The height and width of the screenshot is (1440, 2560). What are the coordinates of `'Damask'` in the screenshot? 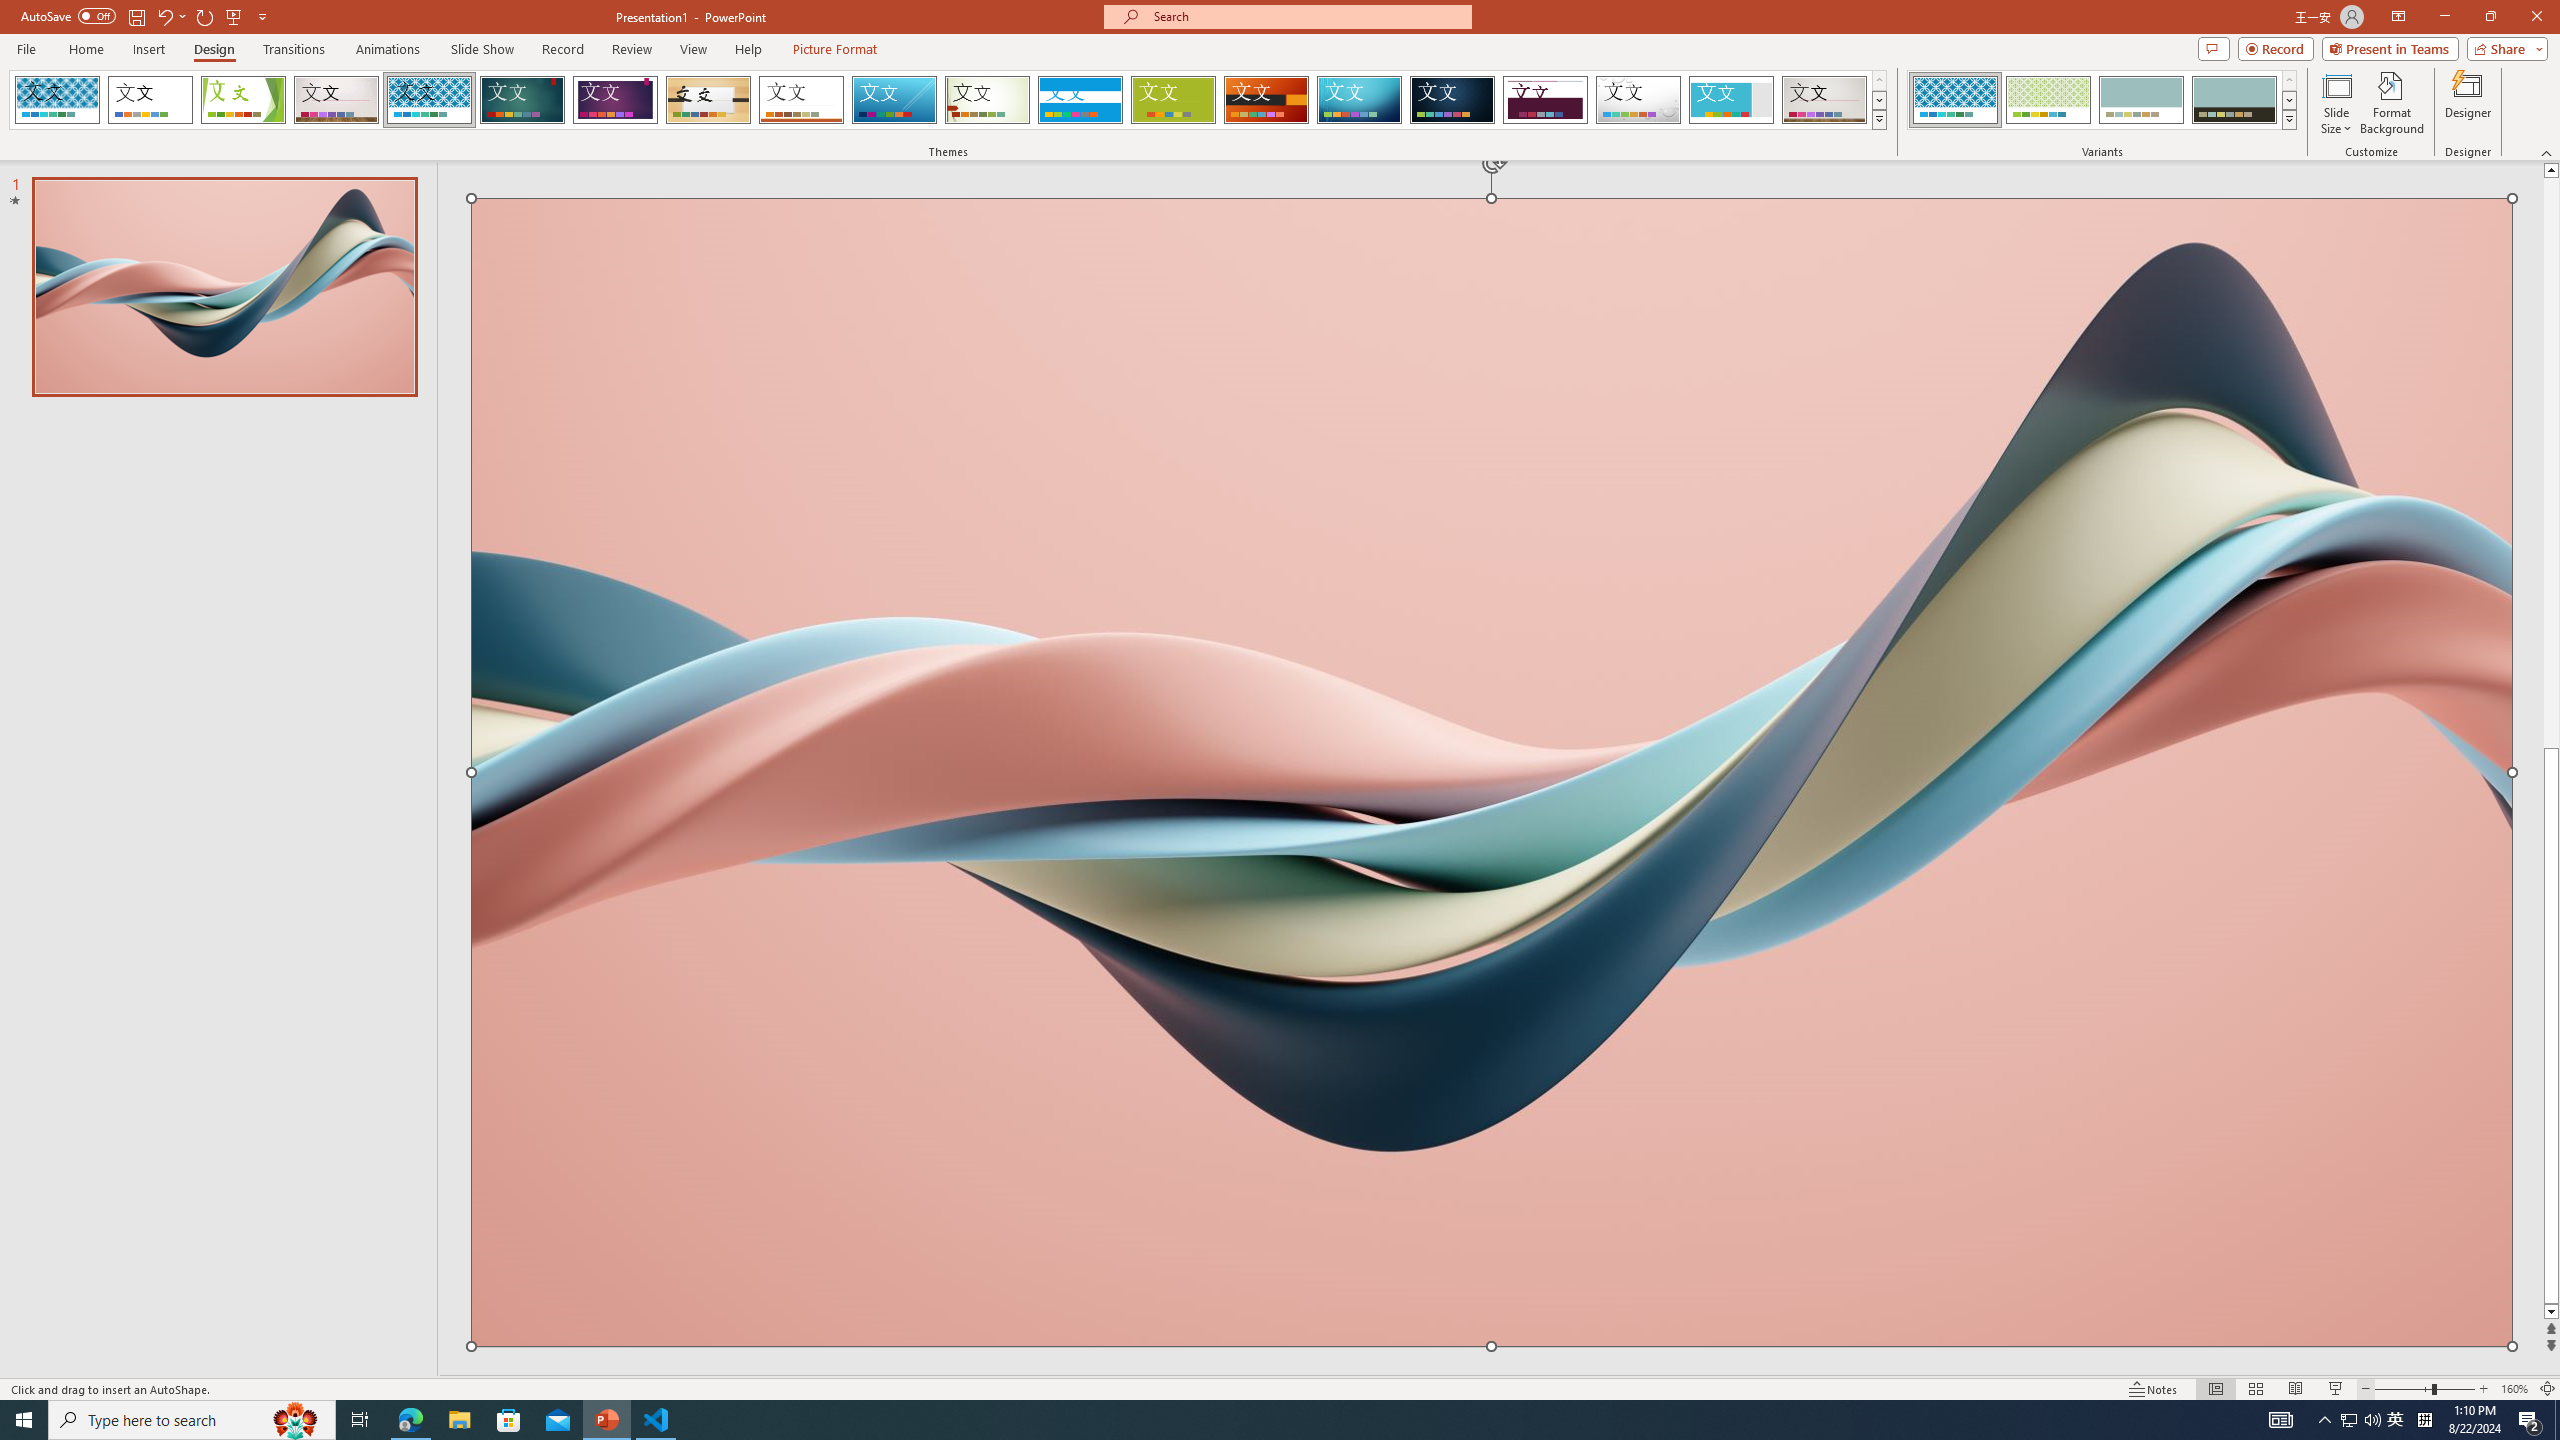 It's located at (1451, 99).